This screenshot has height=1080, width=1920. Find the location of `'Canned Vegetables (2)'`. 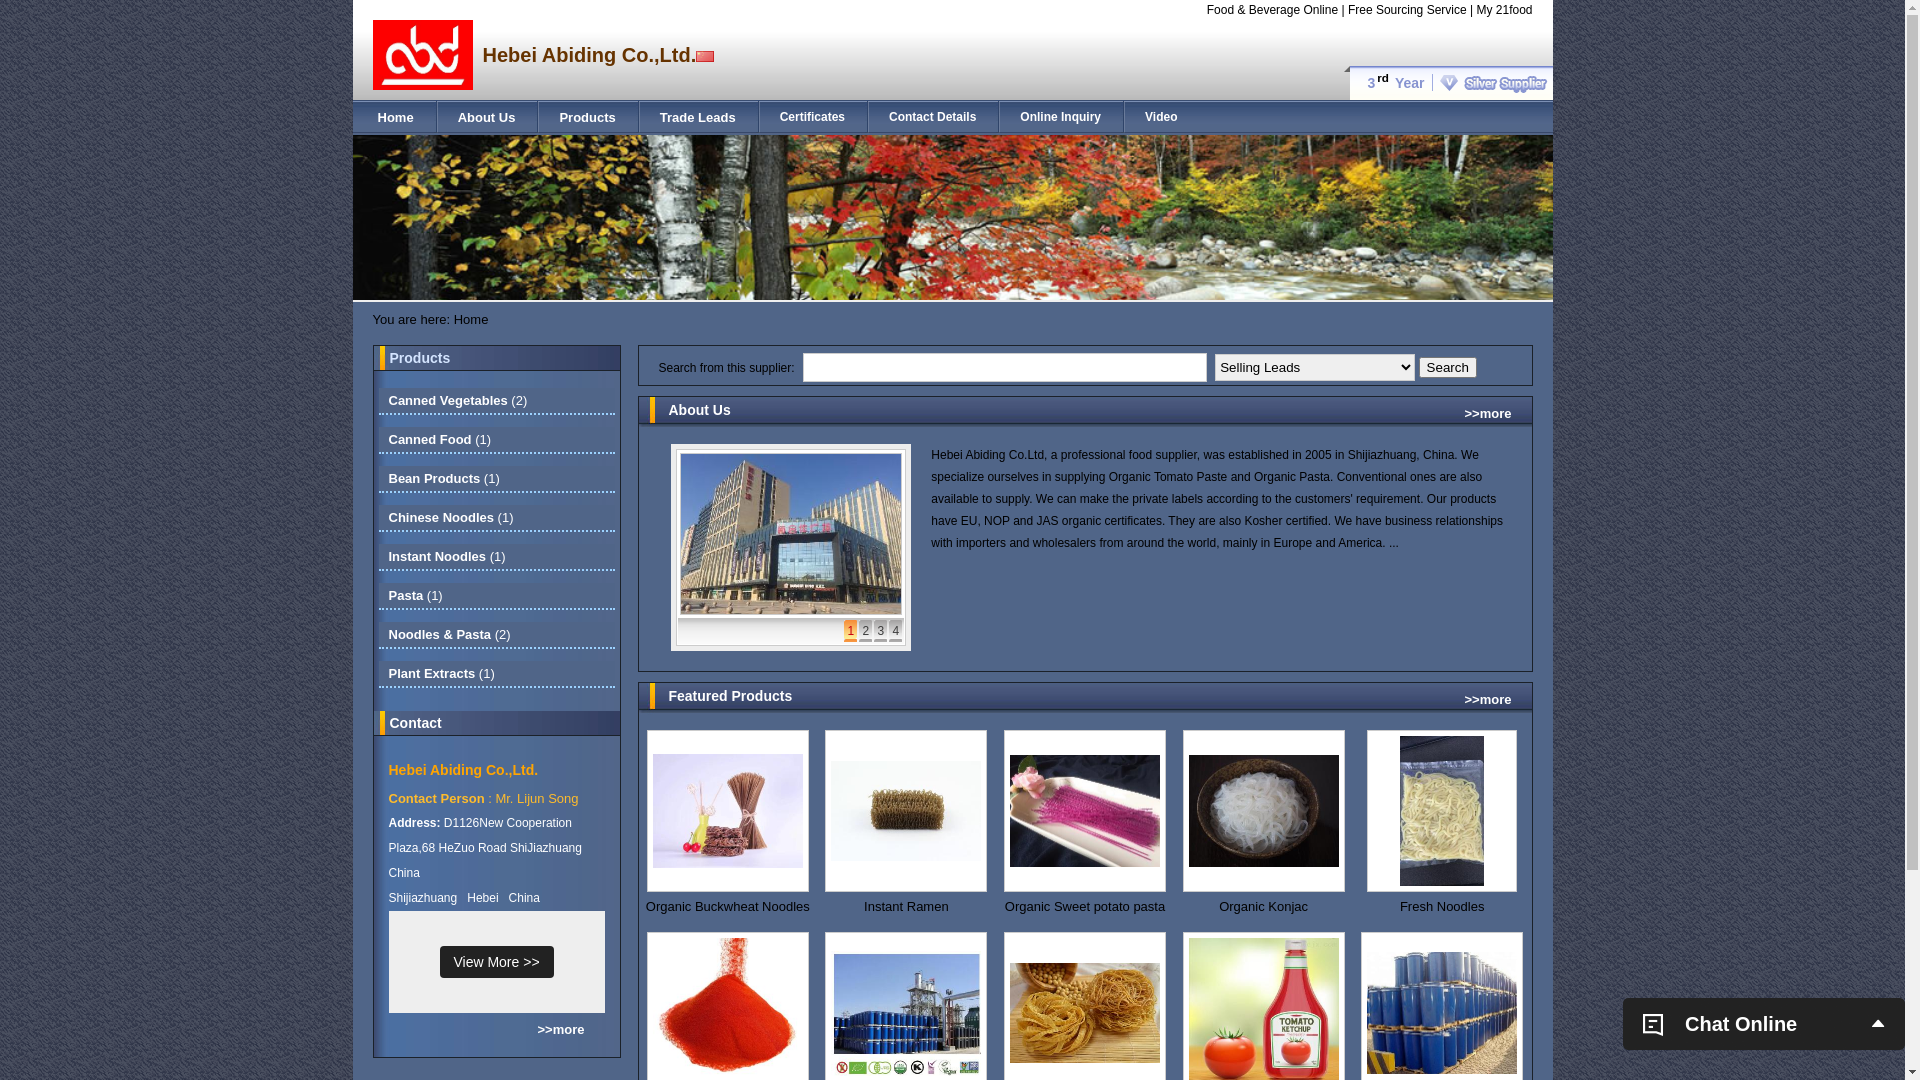

'Canned Vegetables (2)' is located at coordinates (456, 400).